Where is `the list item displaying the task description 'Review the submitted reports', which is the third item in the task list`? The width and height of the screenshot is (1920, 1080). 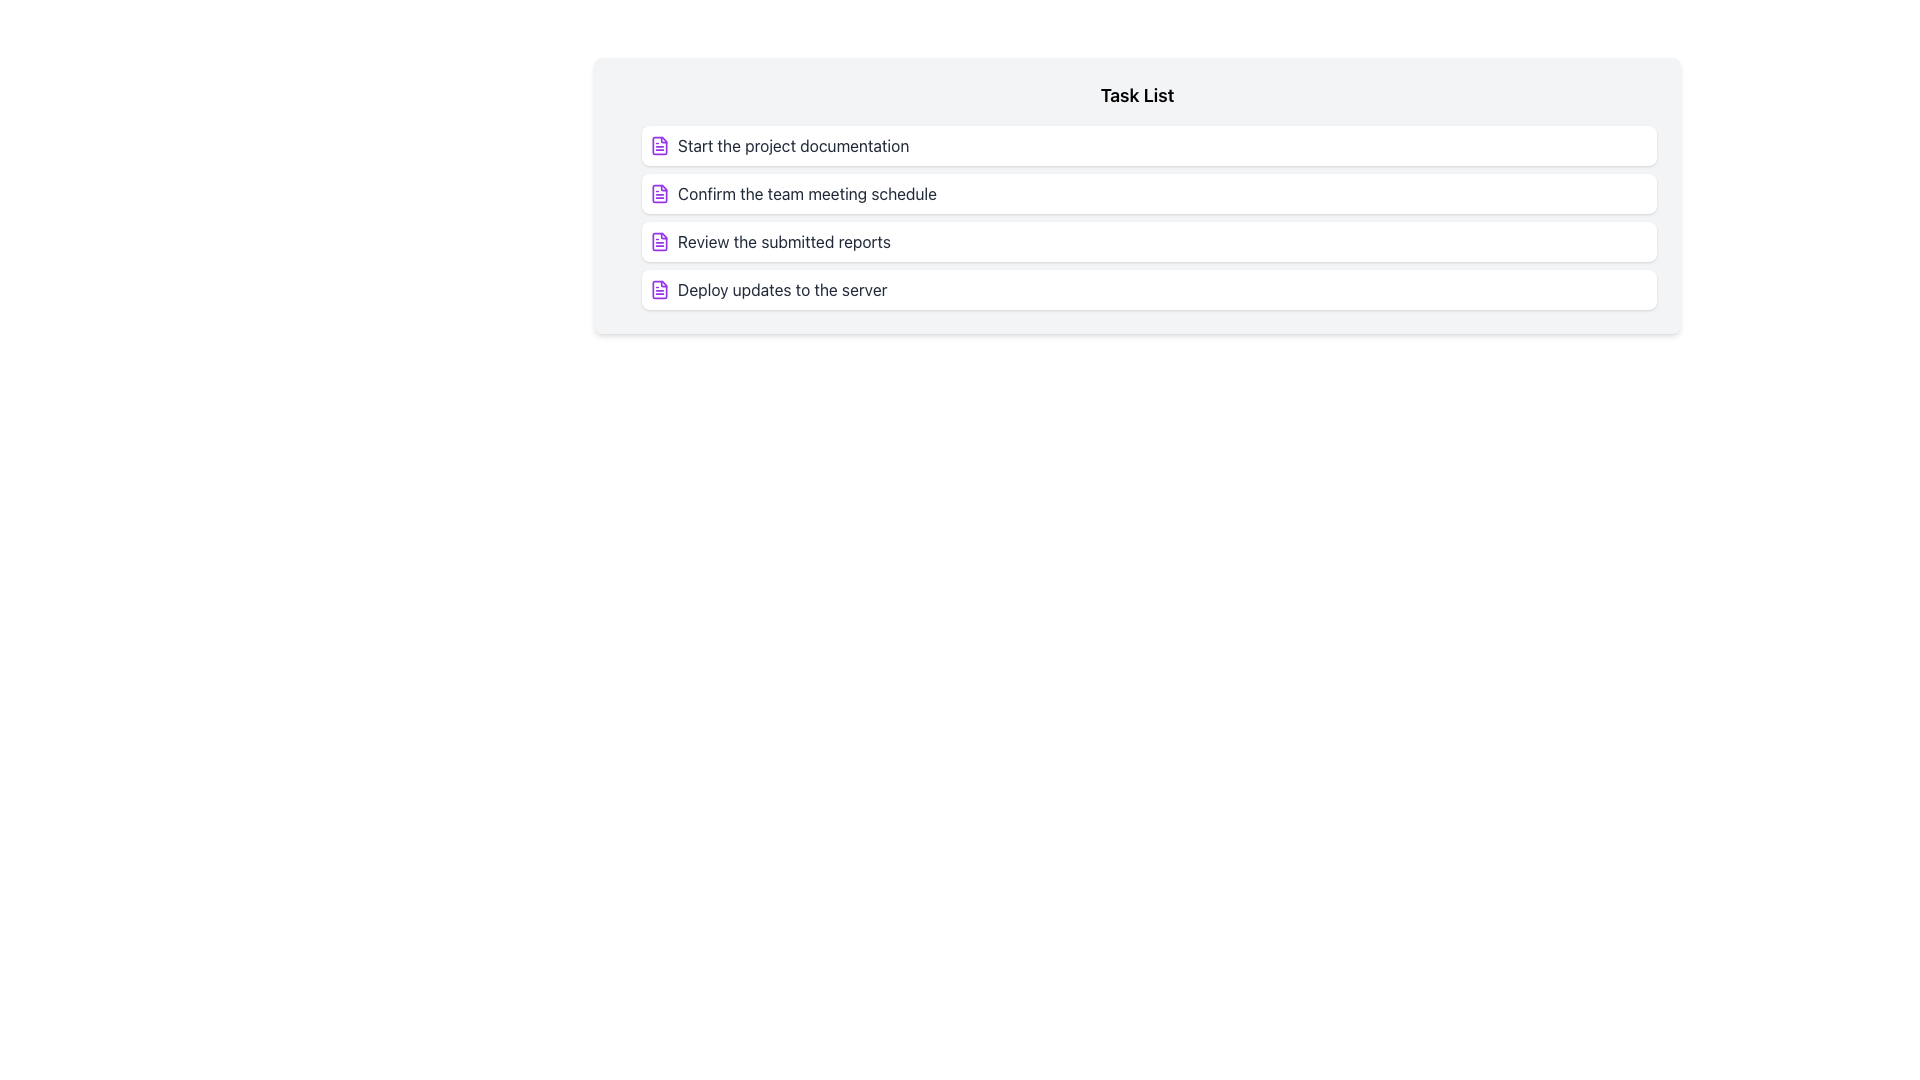 the list item displaying the task description 'Review the submitted reports', which is the third item in the task list is located at coordinates (1149, 241).